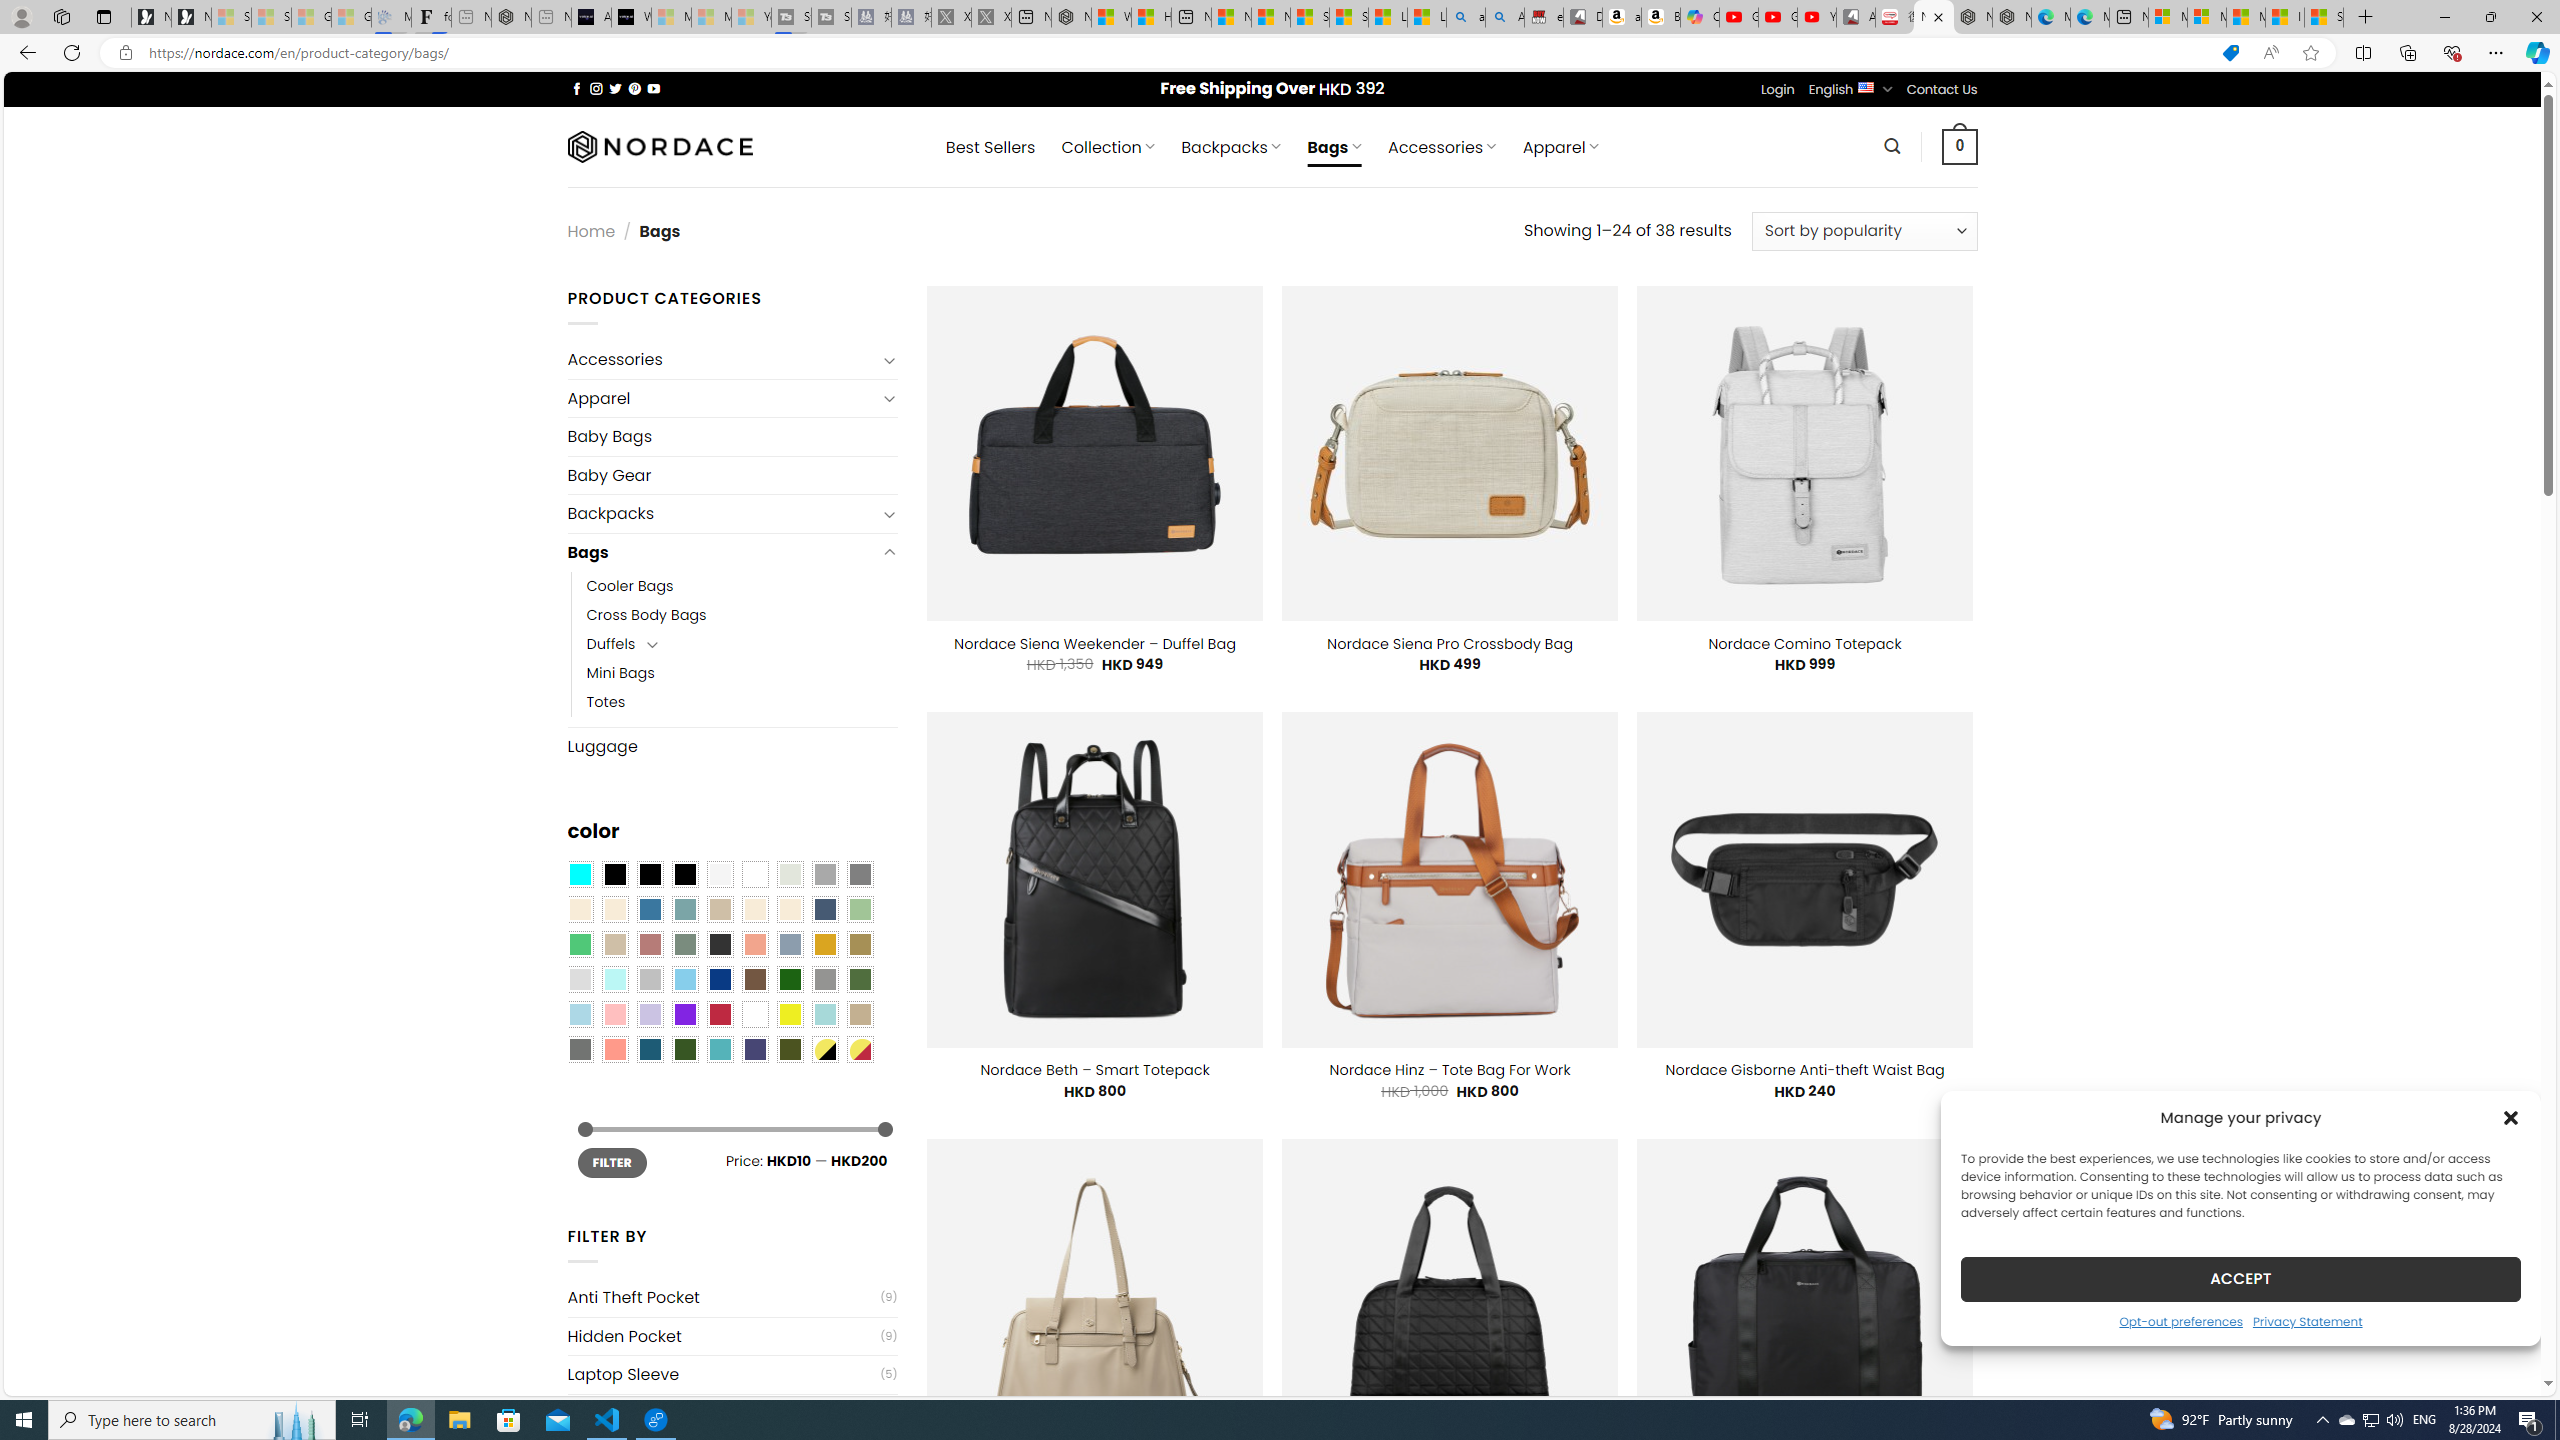 The height and width of the screenshot is (1440, 2560). I want to click on 'Aqua', so click(823, 1014).